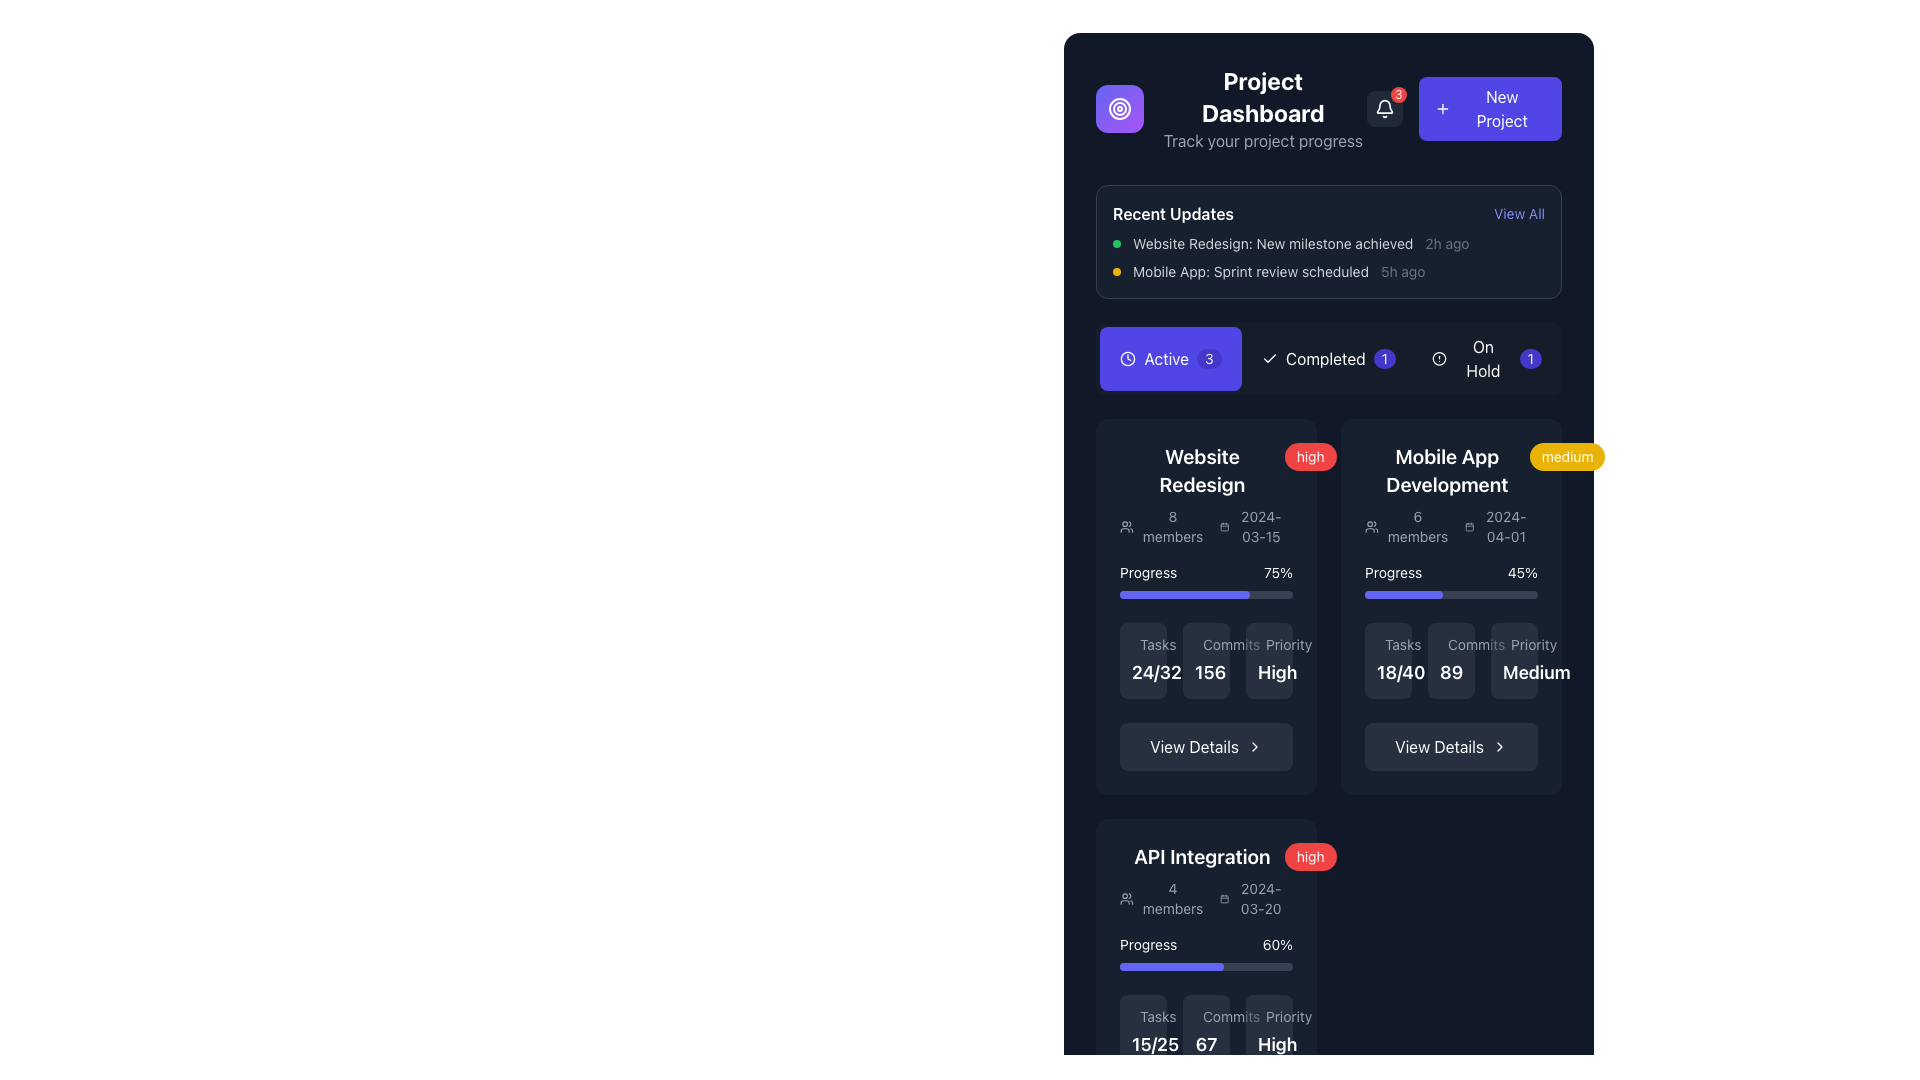 The height and width of the screenshot is (1080, 1920). What do you see at coordinates (1128, 357) in the screenshot?
I see `the central circular SVG component within the clock icon located adjacent to the 'Active' tab indicator in the project dashboard interface` at bounding box center [1128, 357].